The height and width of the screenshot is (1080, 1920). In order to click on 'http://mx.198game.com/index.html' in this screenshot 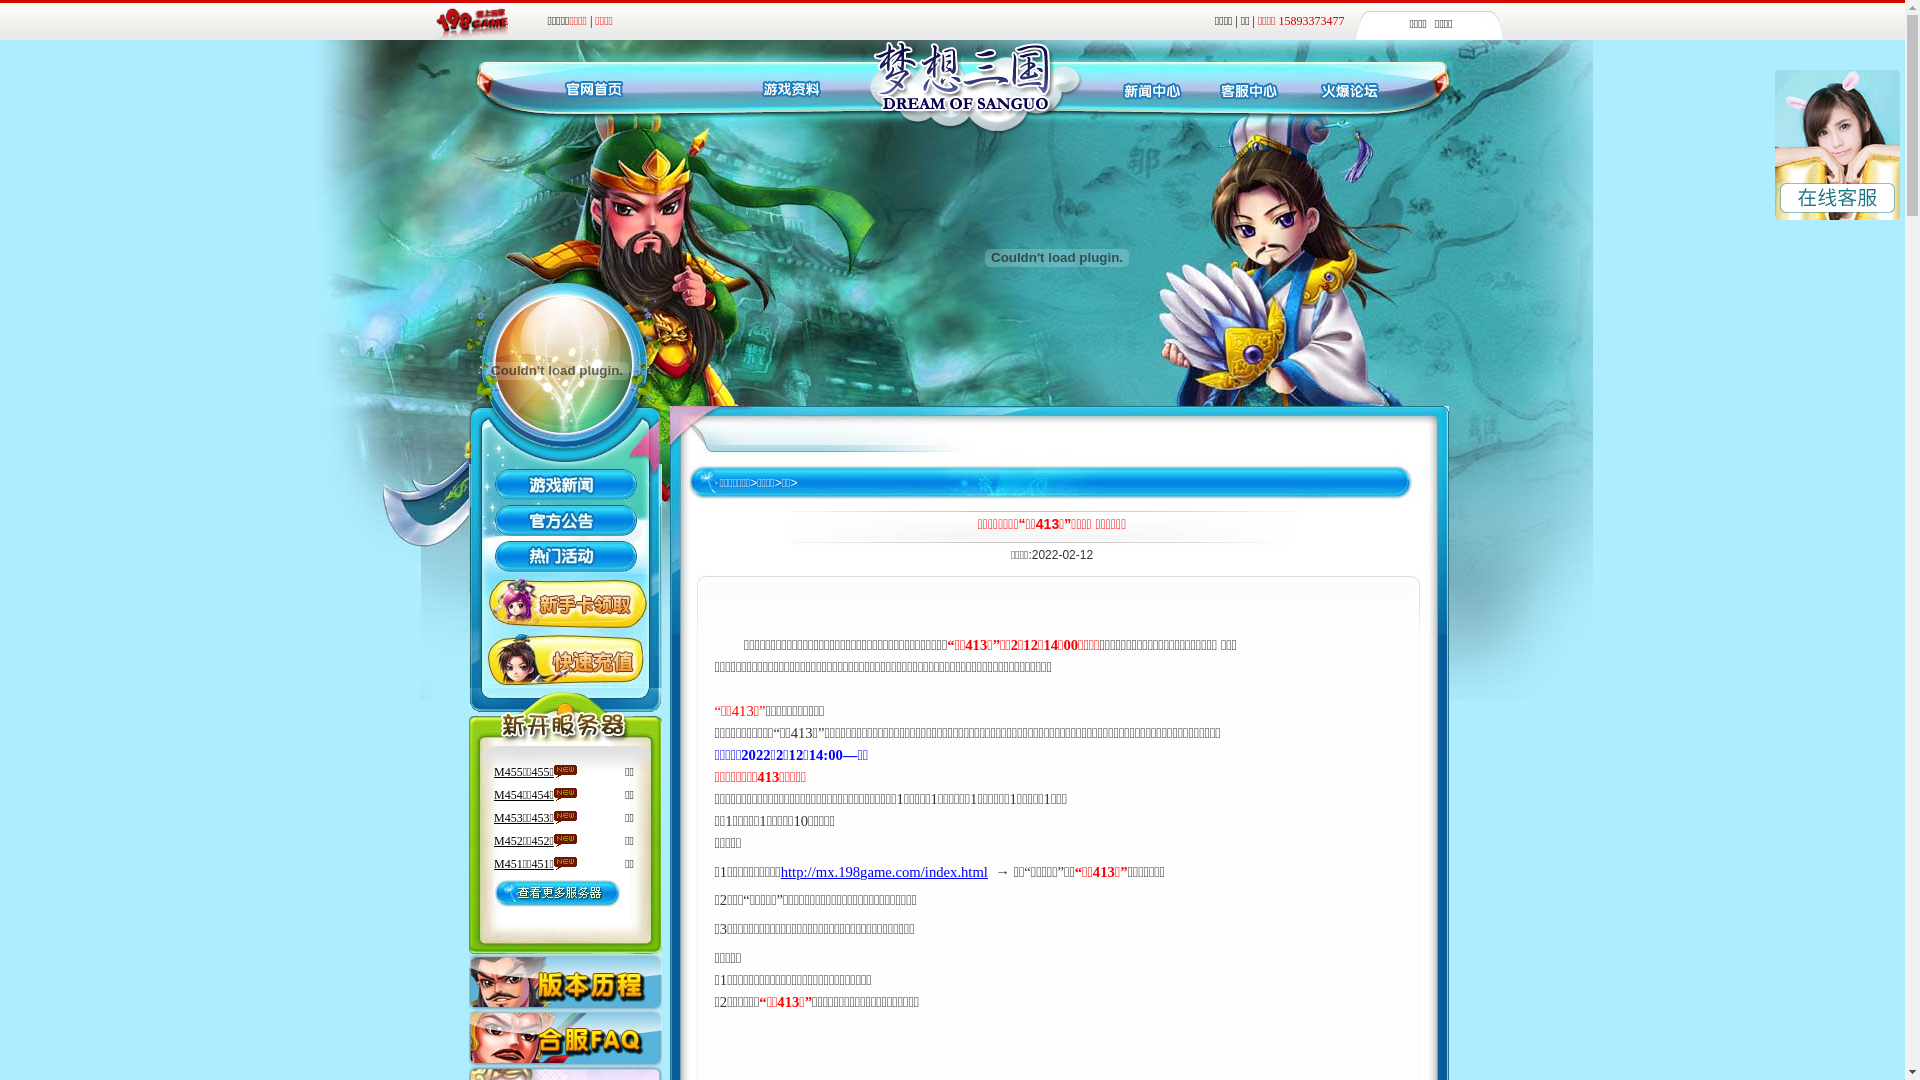, I will do `click(883, 871)`.